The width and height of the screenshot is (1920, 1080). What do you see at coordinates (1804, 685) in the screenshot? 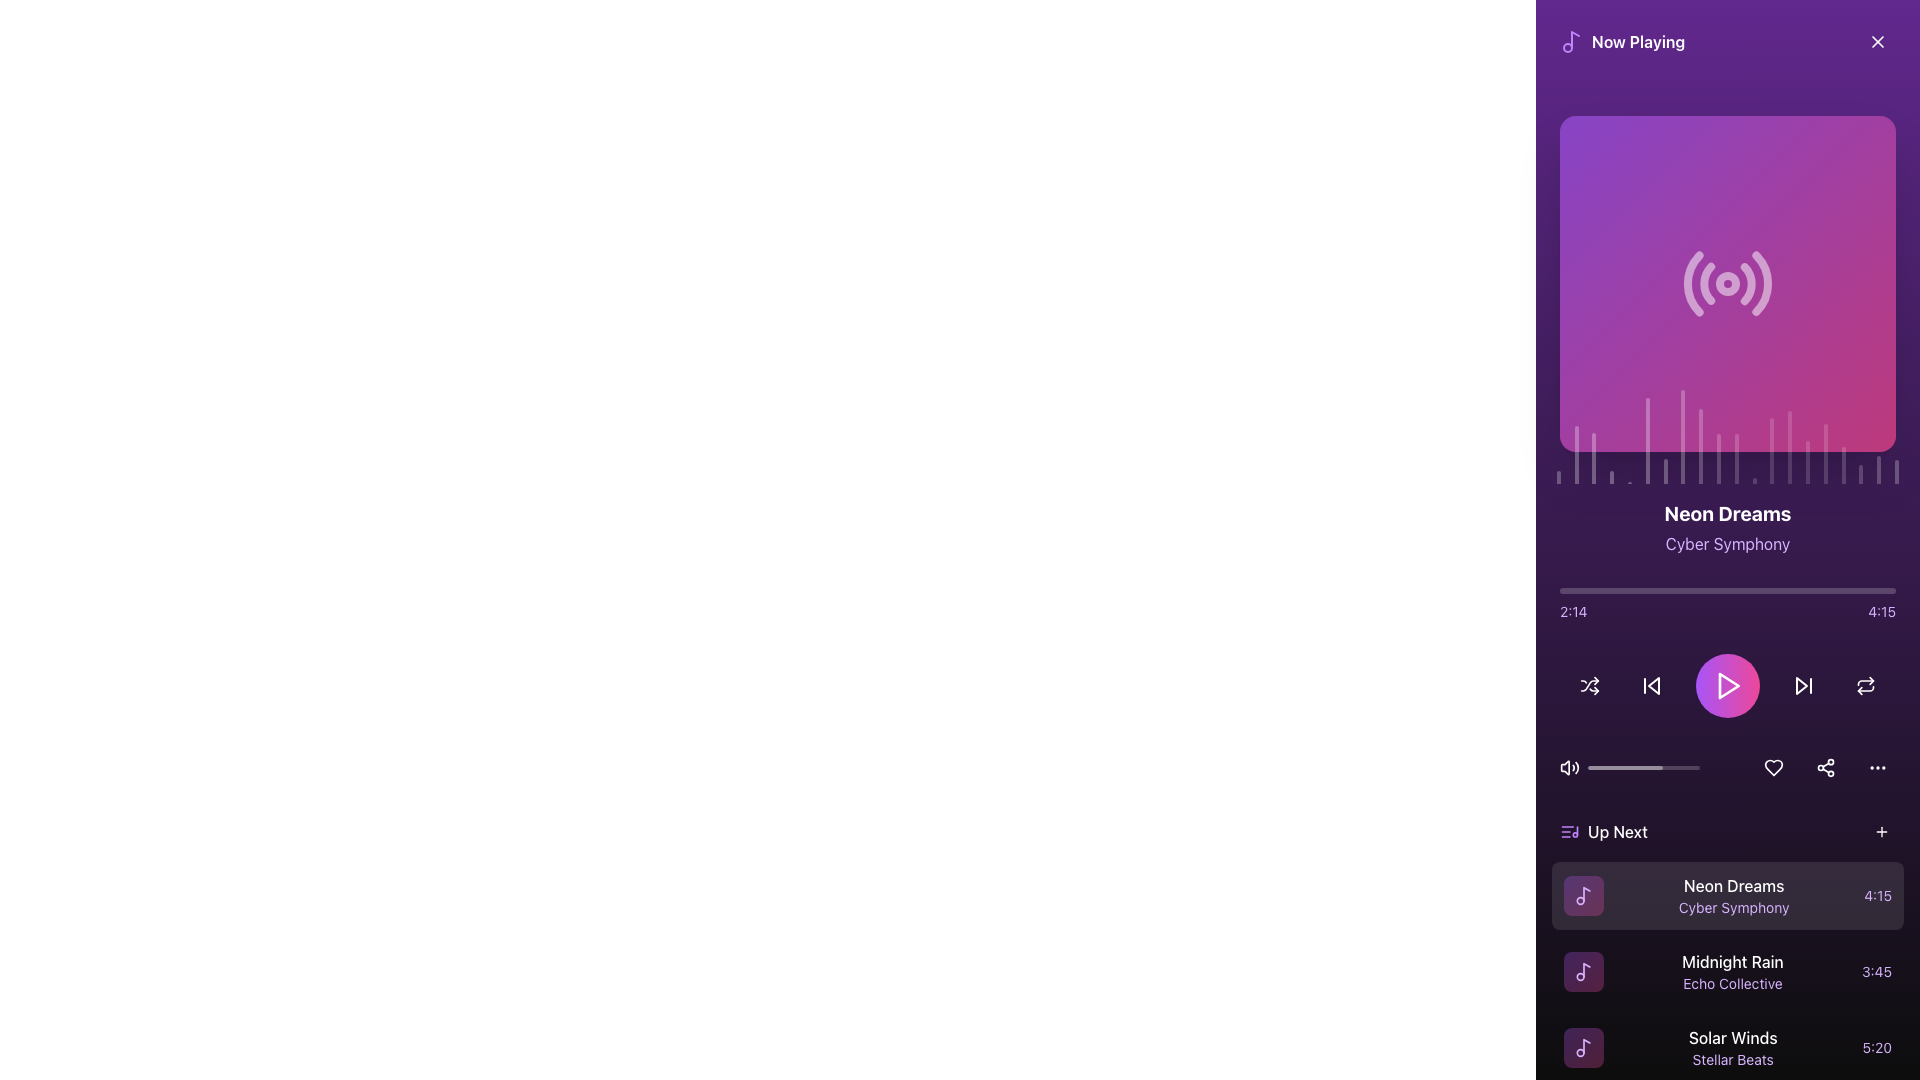
I see `the 'Next Track' button, which is the fourth icon from the left` at bounding box center [1804, 685].